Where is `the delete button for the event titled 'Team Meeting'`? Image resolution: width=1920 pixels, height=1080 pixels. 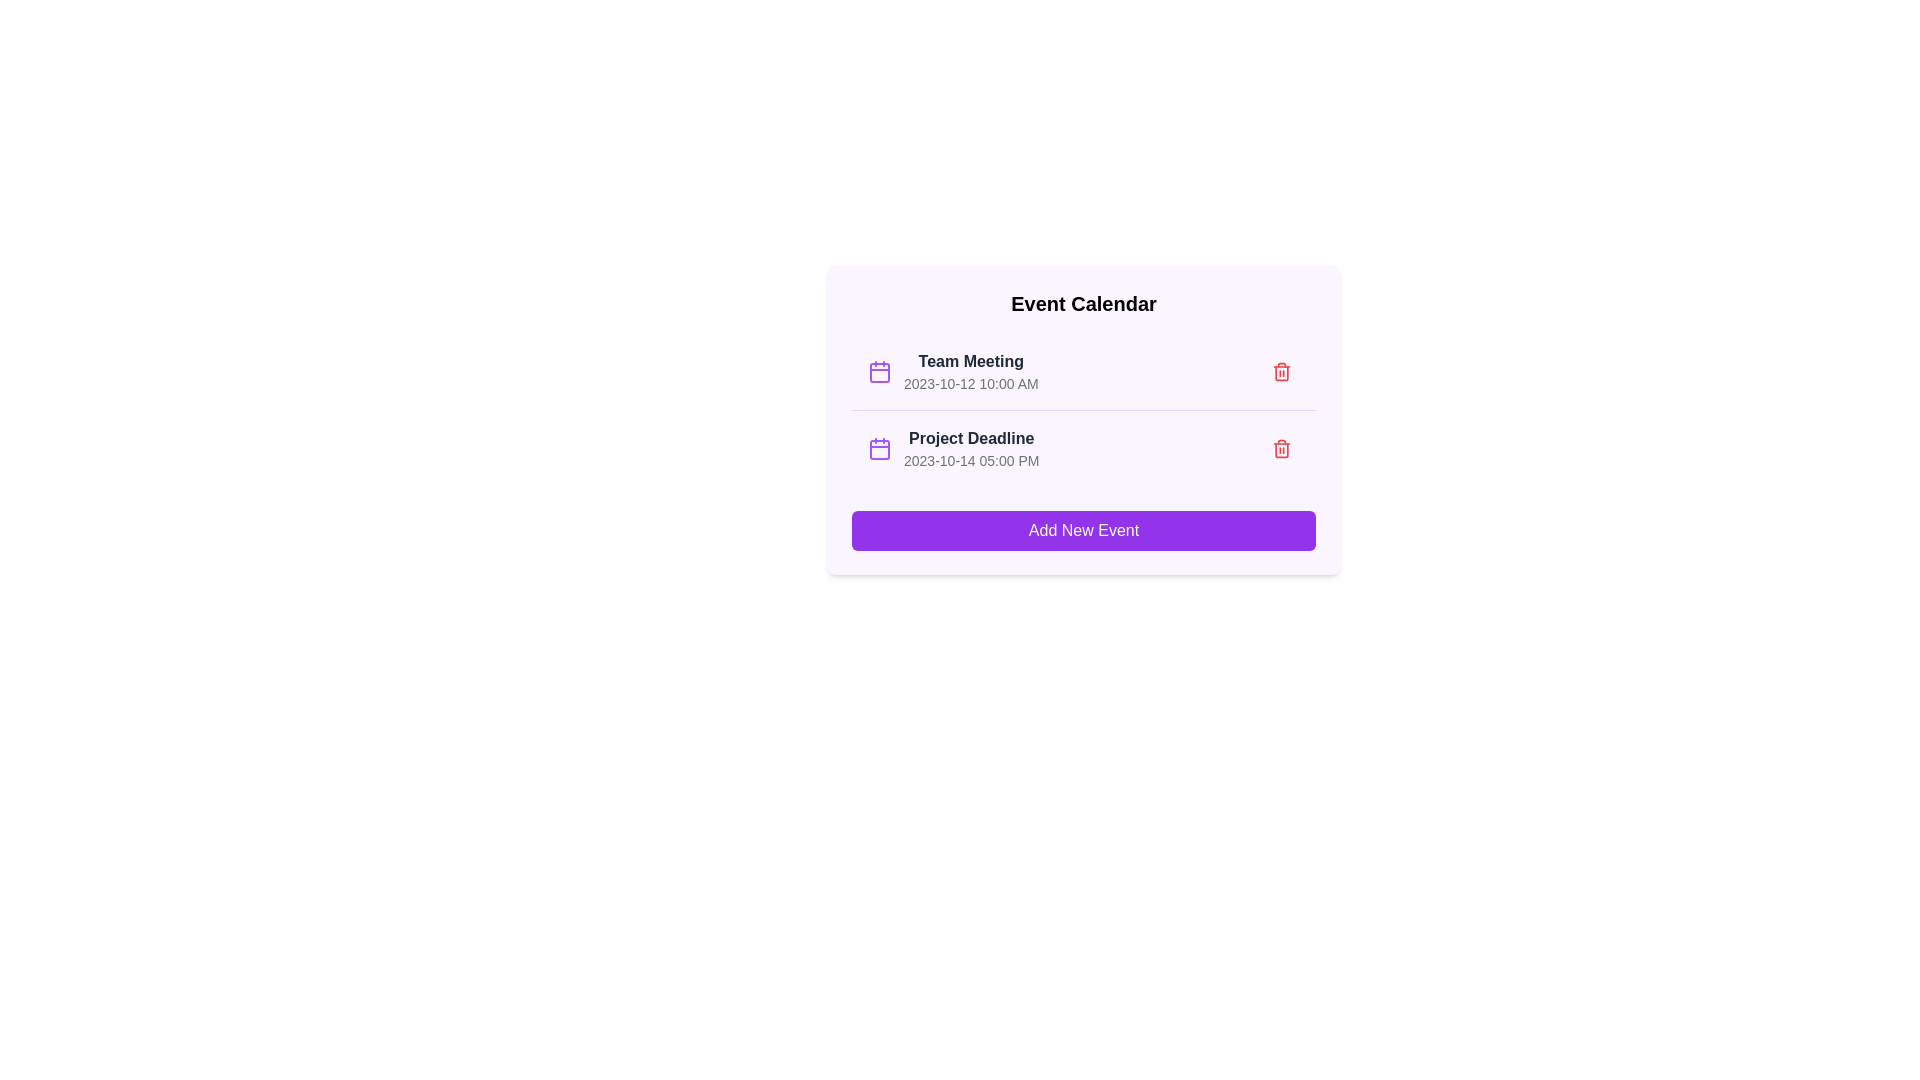 the delete button for the event titled 'Team Meeting' is located at coordinates (1281, 371).